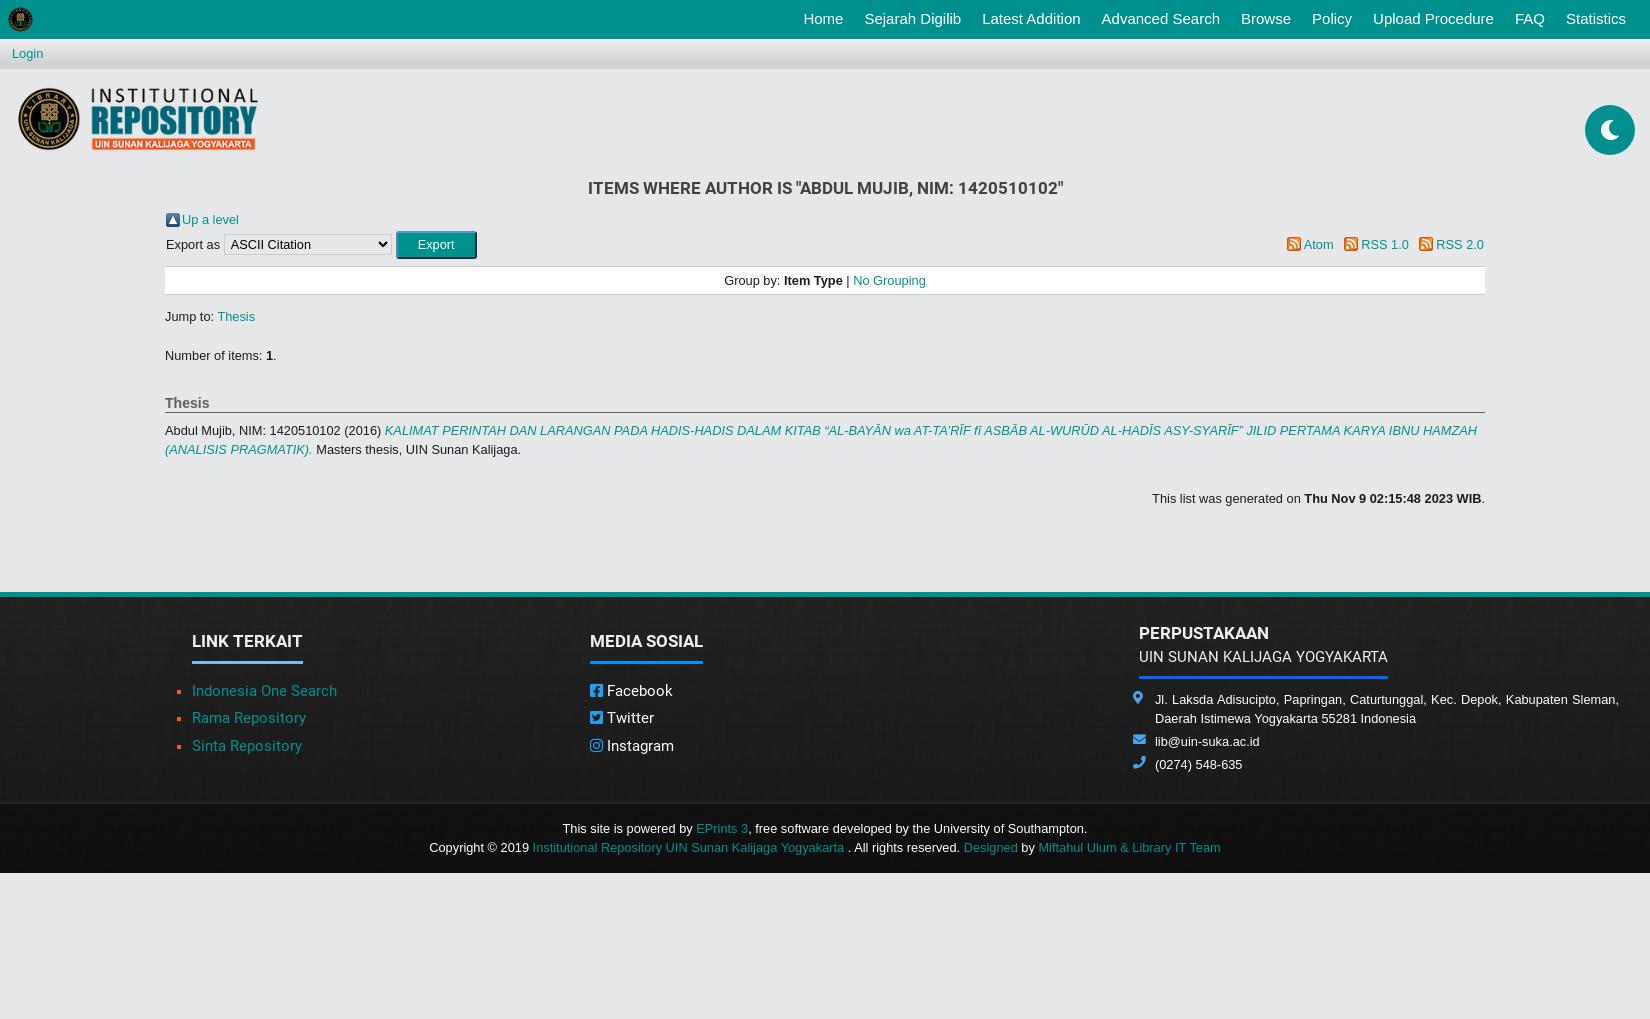  What do you see at coordinates (1458, 244) in the screenshot?
I see `'RSS 2.0'` at bounding box center [1458, 244].